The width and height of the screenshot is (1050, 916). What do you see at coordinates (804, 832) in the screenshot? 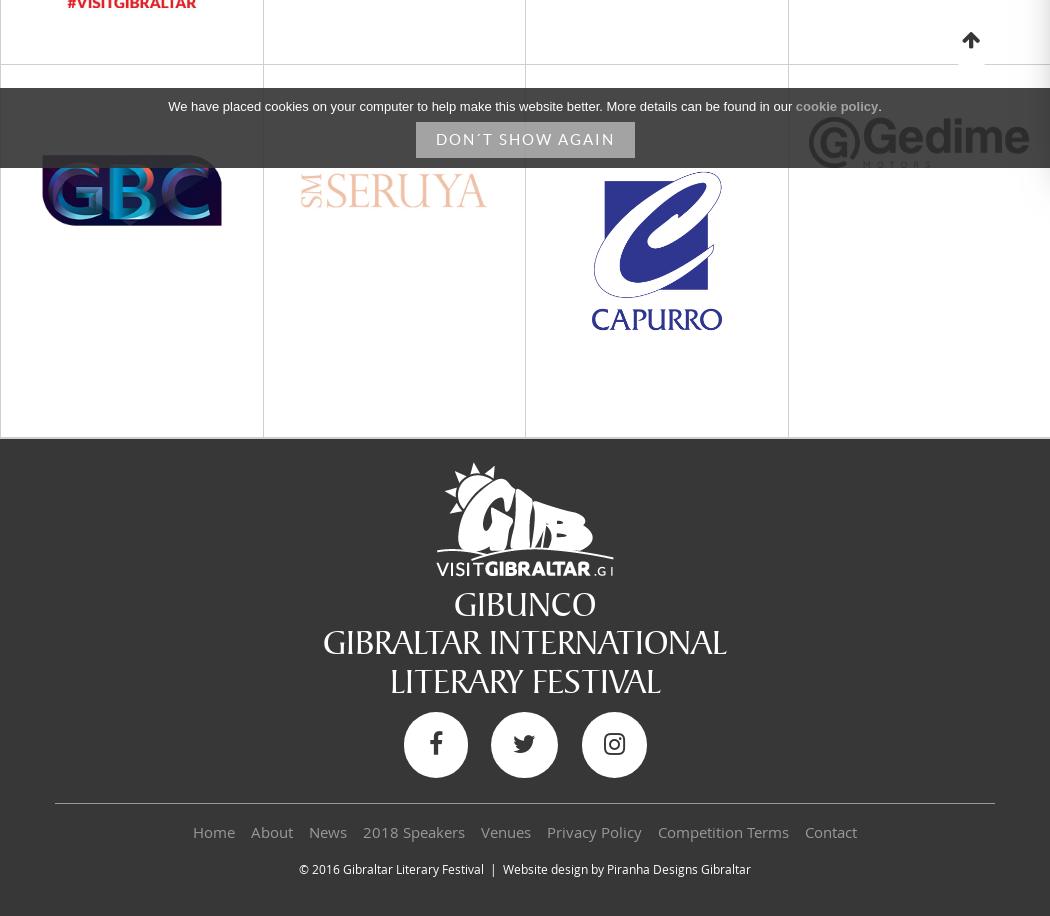
I see `'Contact'` at bounding box center [804, 832].